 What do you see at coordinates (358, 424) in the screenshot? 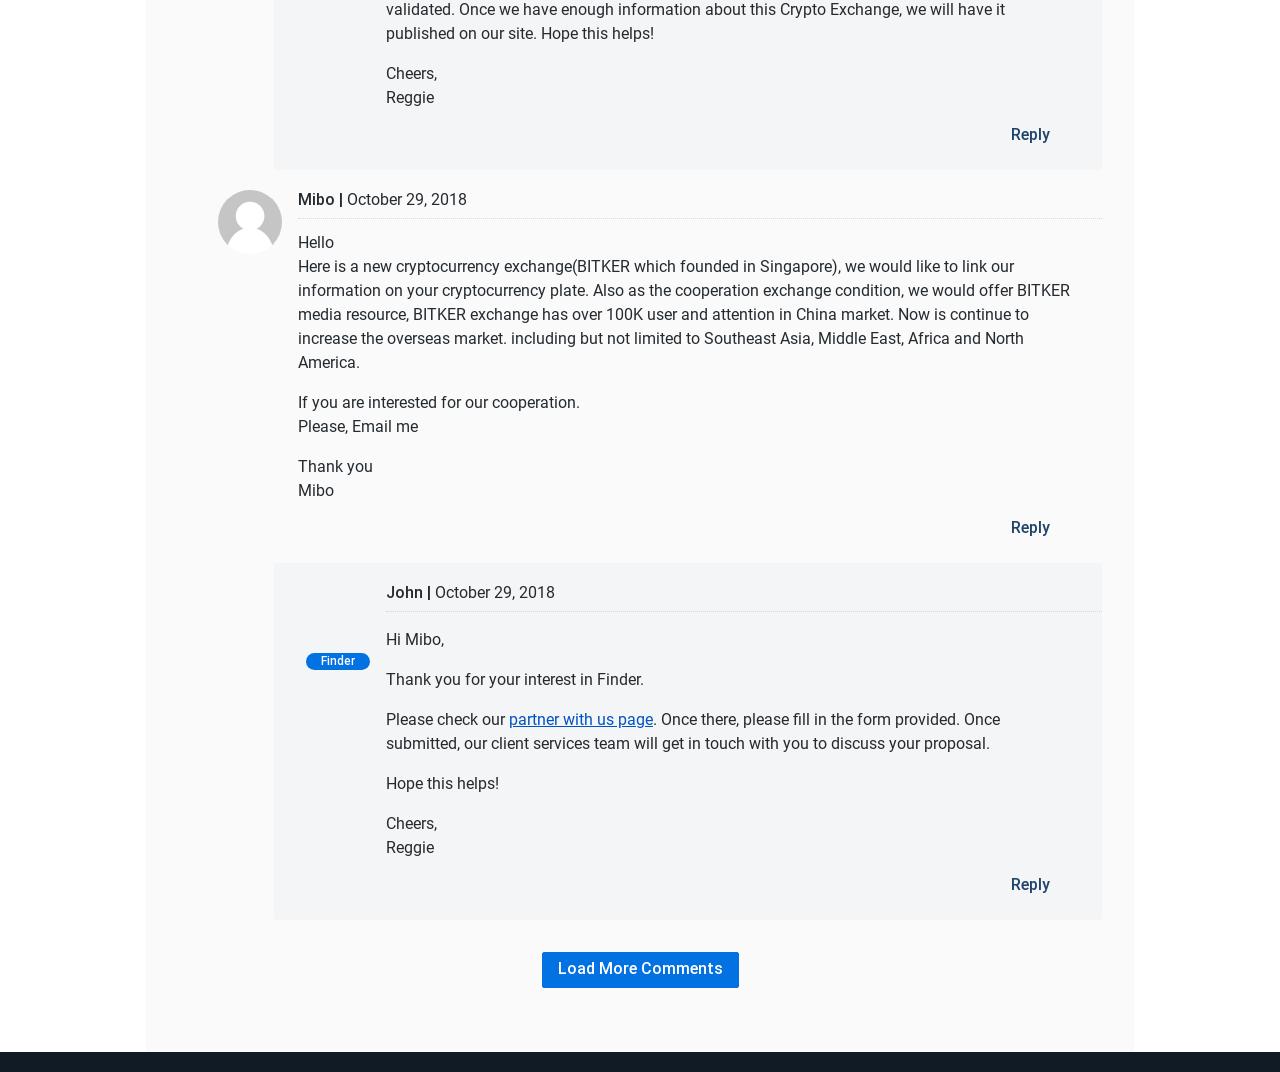
I see `'Please, Email me'` at bounding box center [358, 424].